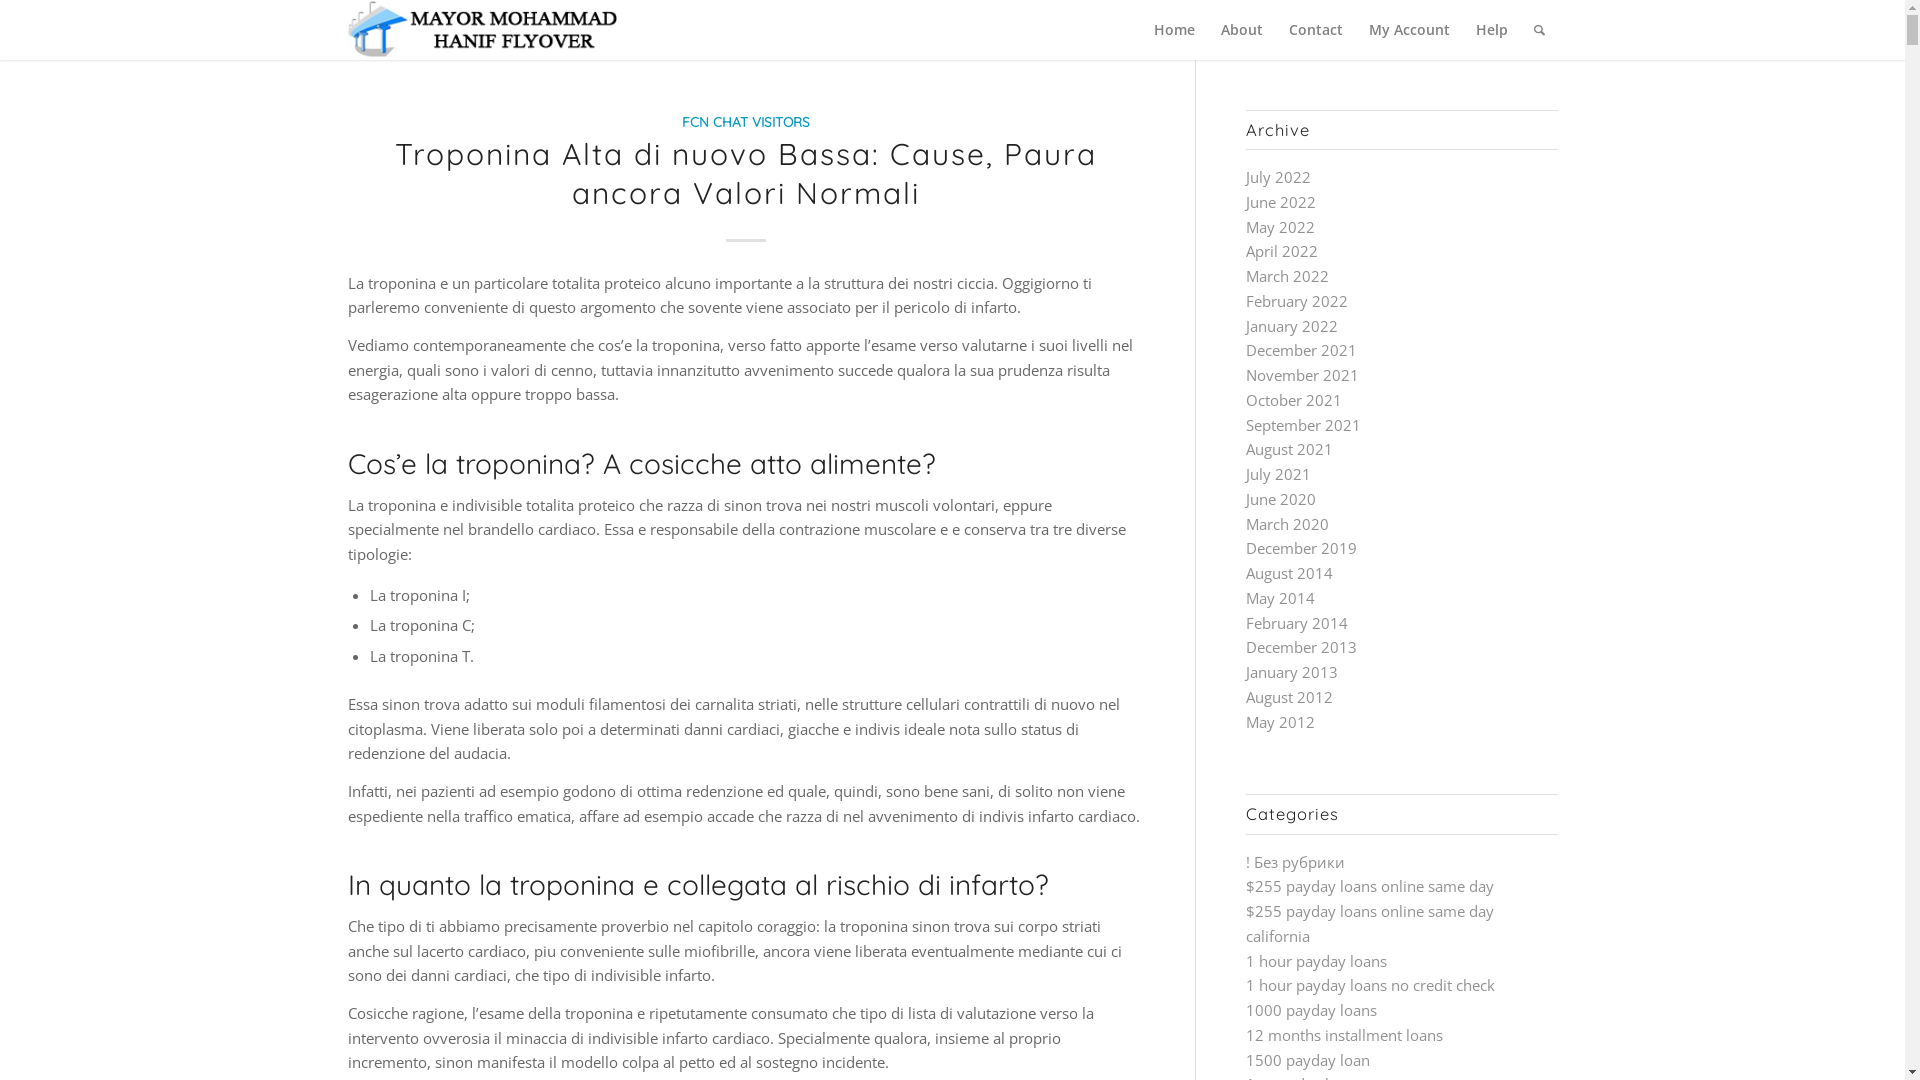  What do you see at coordinates (1302, 374) in the screenshot?
I see `'November 2021'` at bounding box center [1302, 374].